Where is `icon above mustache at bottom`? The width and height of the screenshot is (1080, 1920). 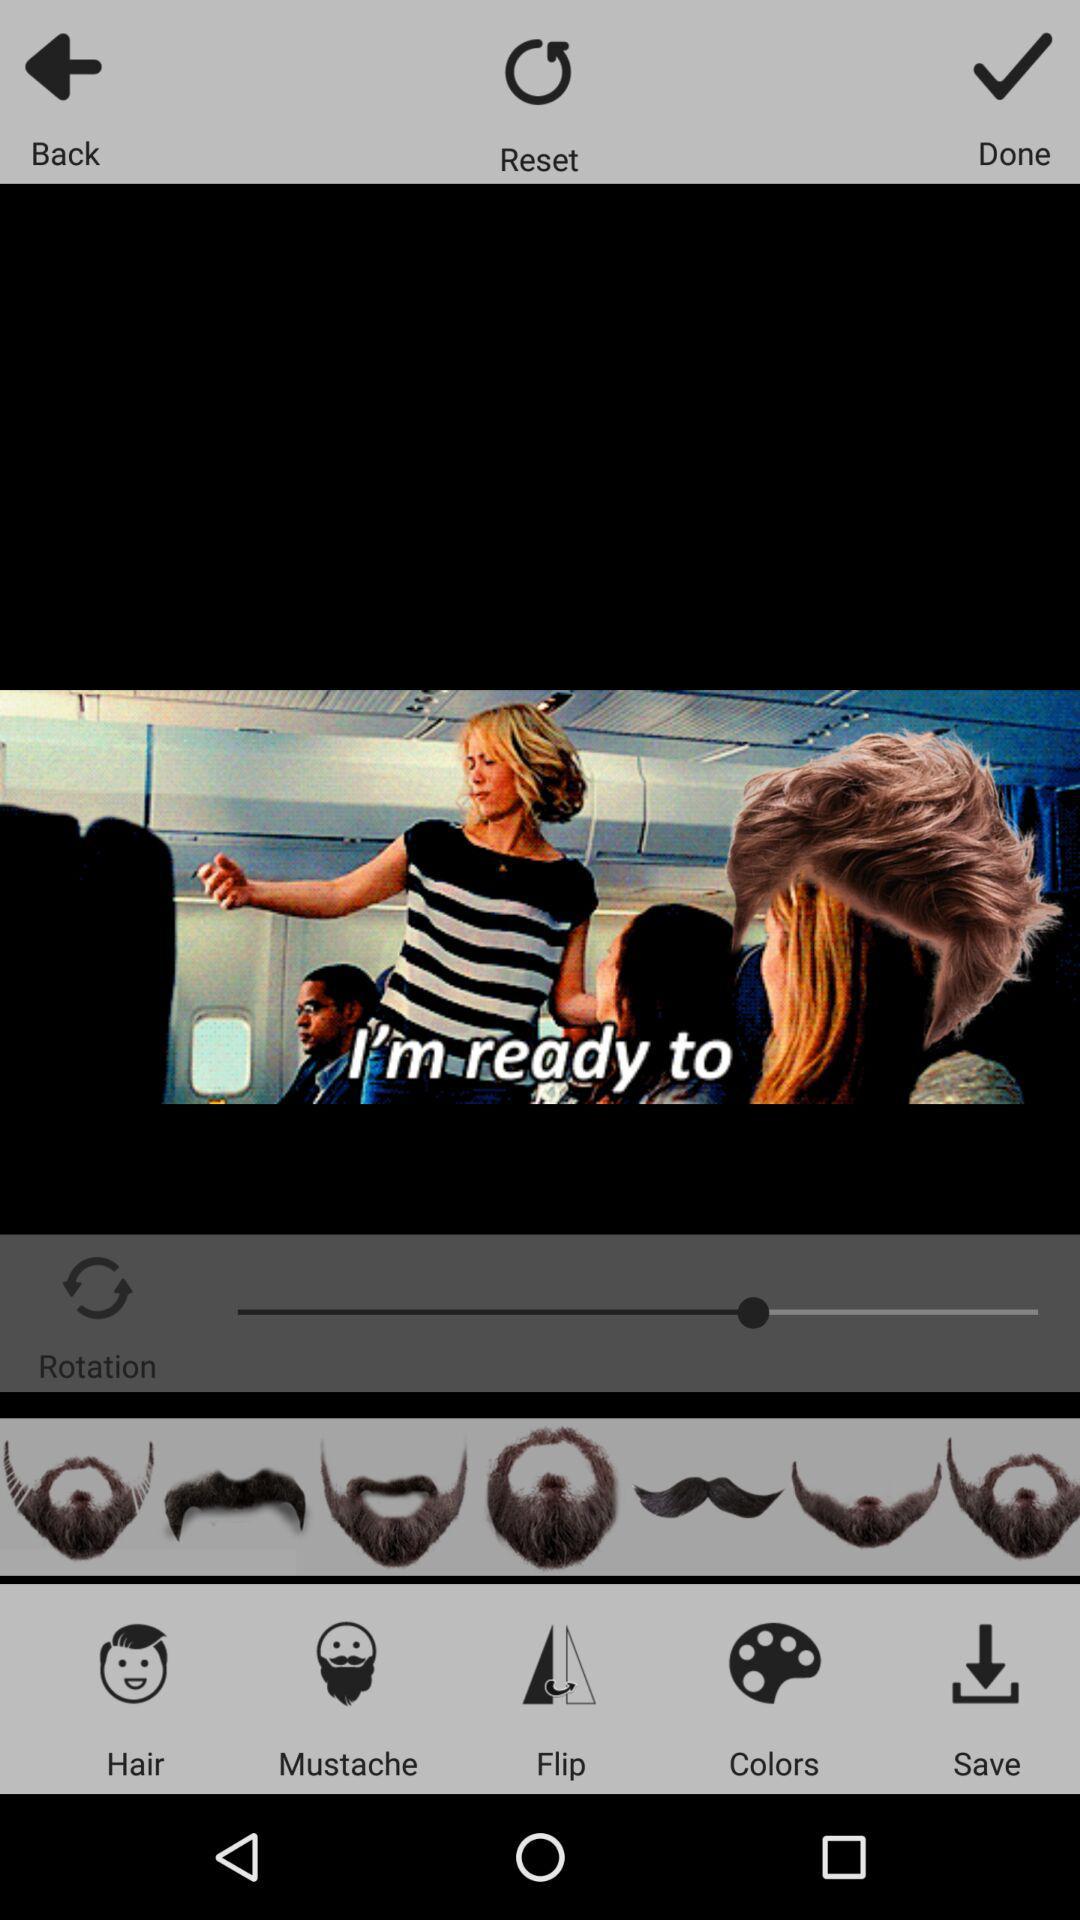 icon above mustache at bottom is located at coordinates (346, 1662).